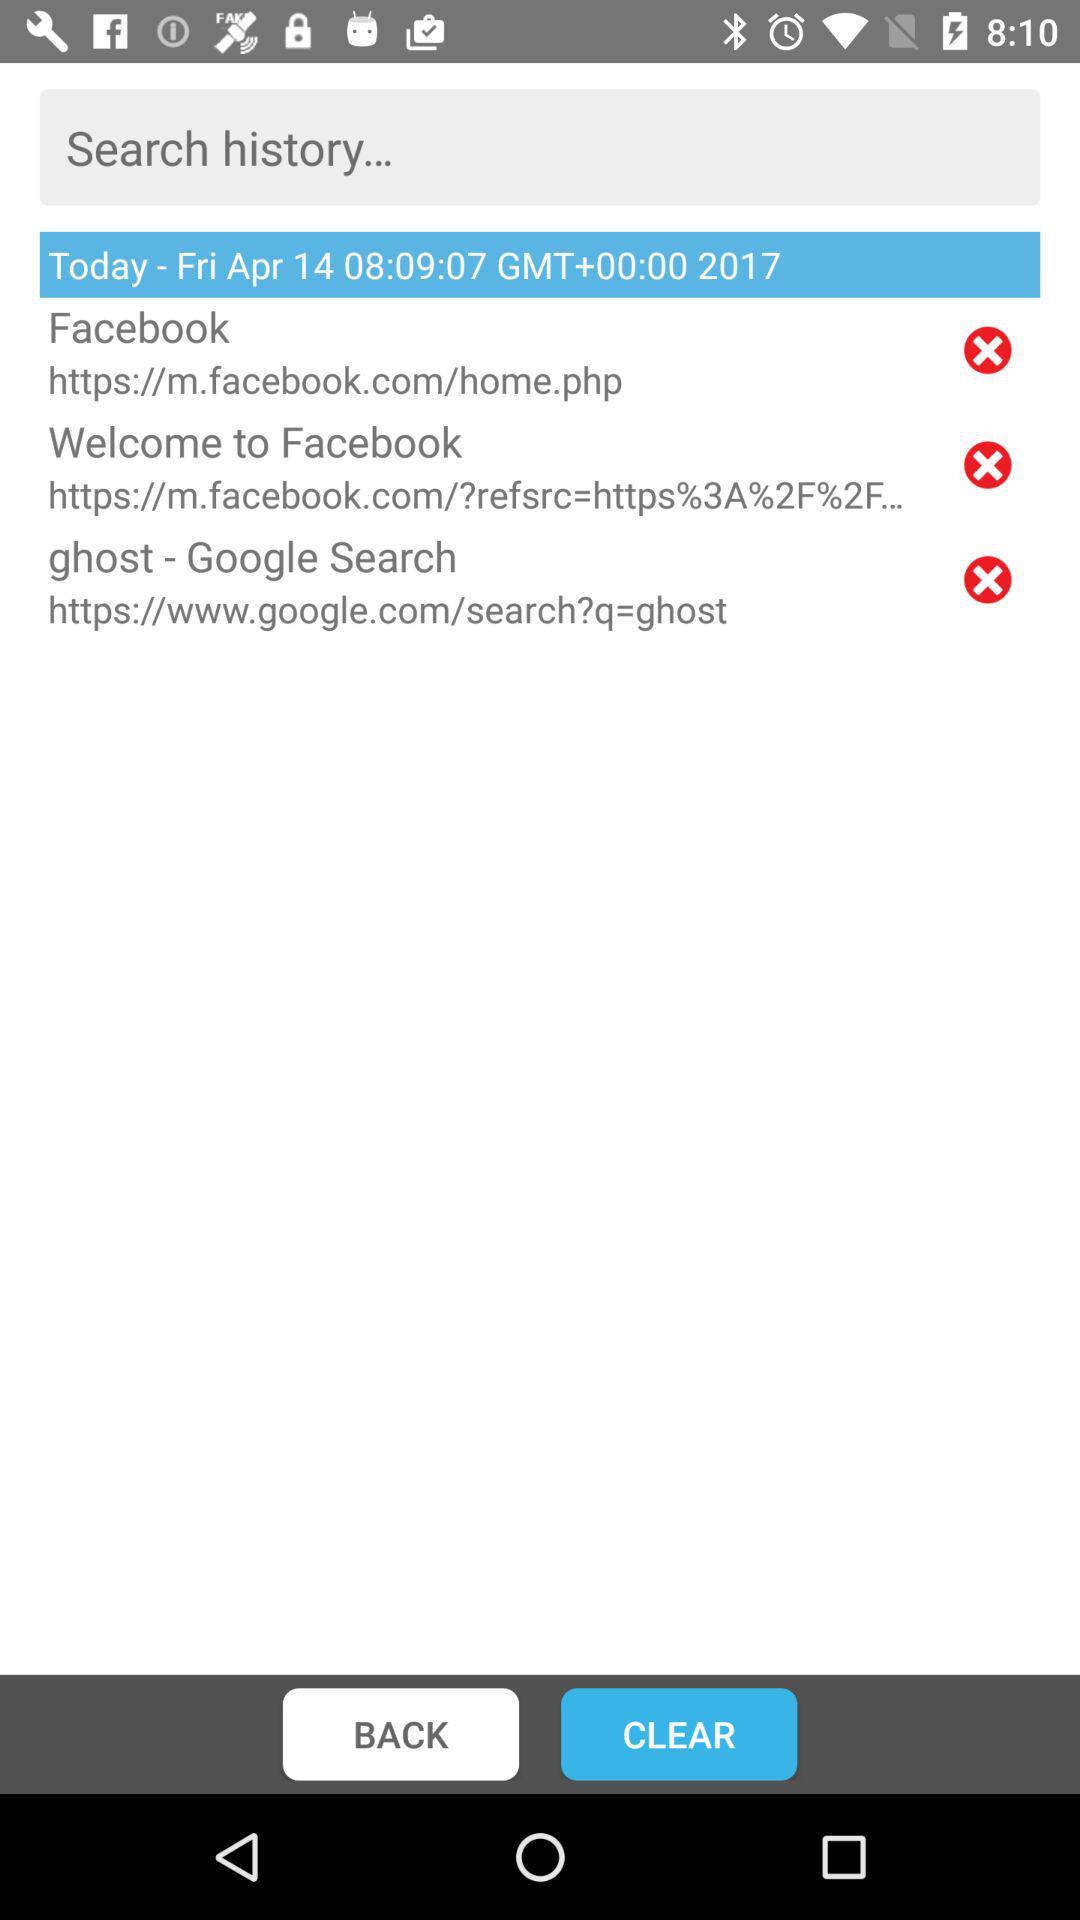  What do you see at coordinates (678, 1733) in the screenshot?
I see `item to the right of the back icon` at bounding box center [678, 1733].